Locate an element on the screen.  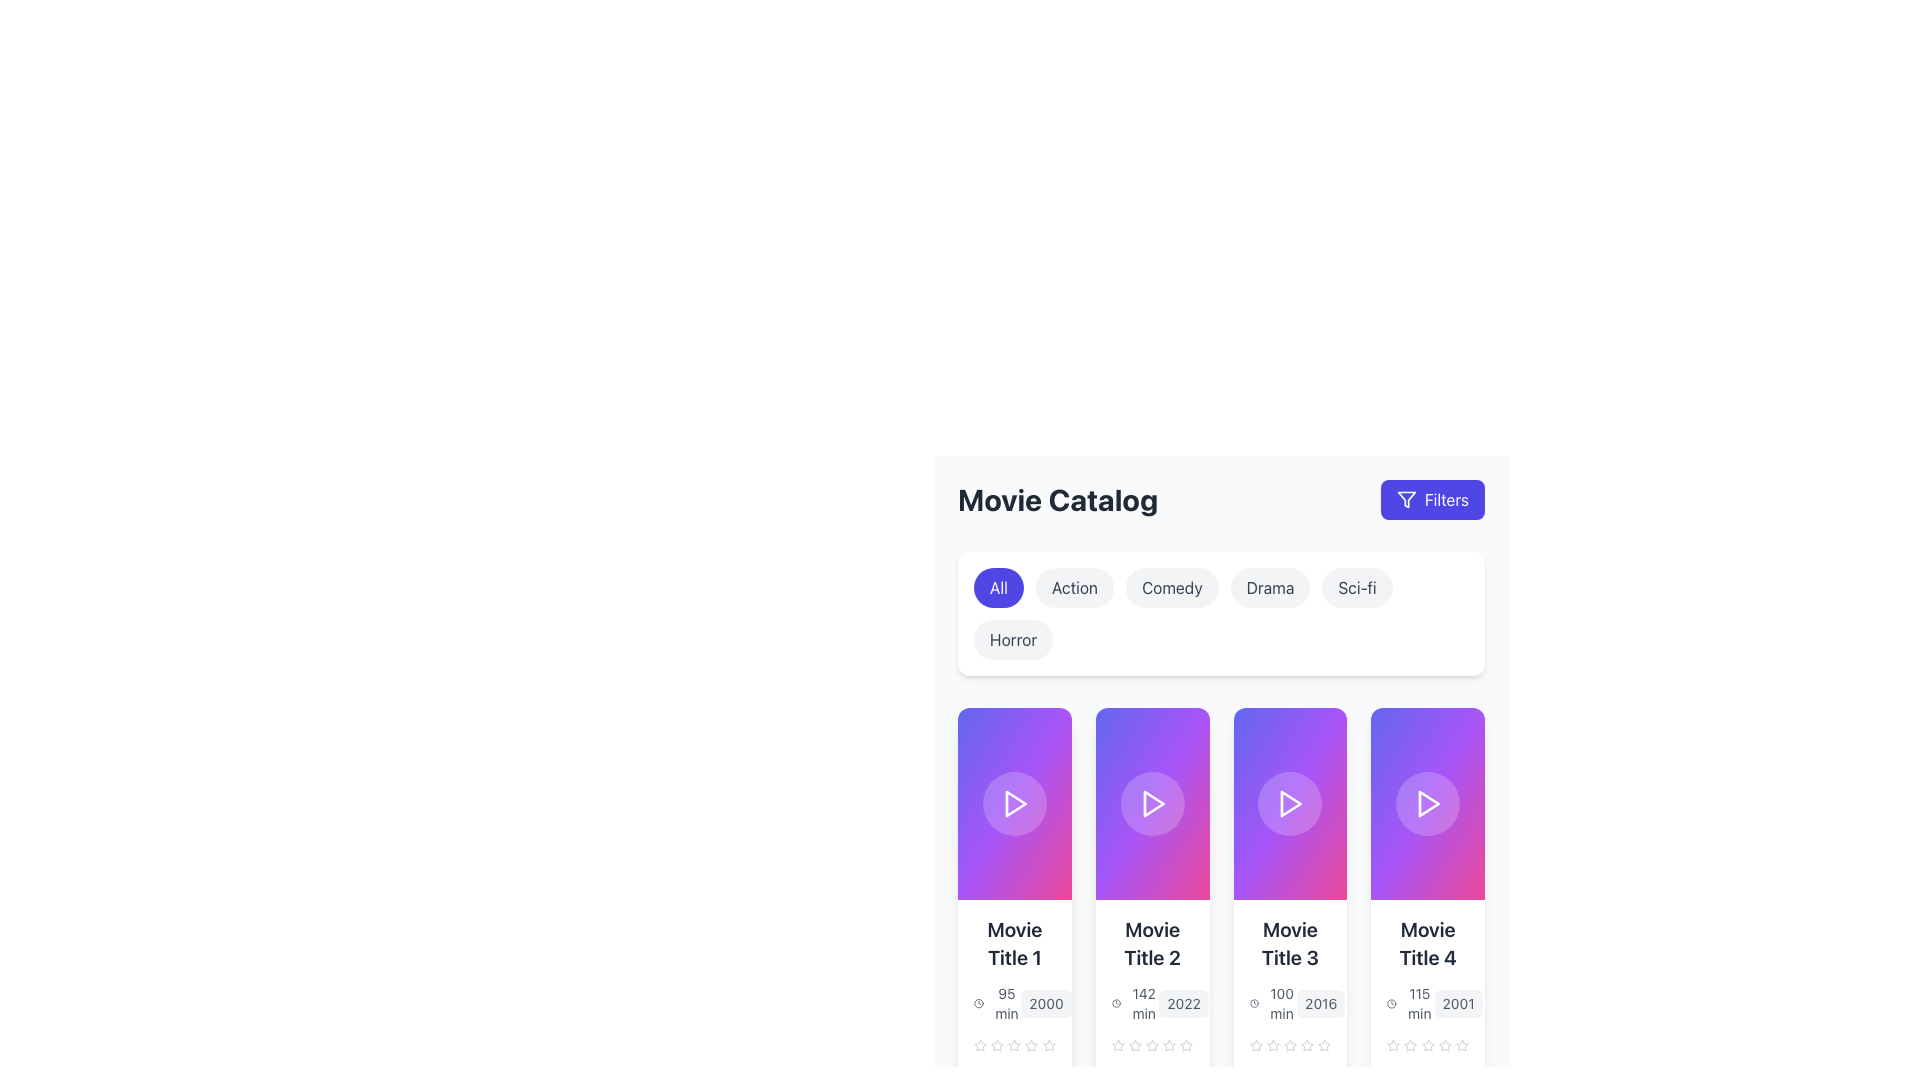
the 'Action' button, which is a light gray rounded rectangular button with a darker gray hover effect, located between the 'All' and 'Comedy' buttons is located at coordinates (1074, 586).